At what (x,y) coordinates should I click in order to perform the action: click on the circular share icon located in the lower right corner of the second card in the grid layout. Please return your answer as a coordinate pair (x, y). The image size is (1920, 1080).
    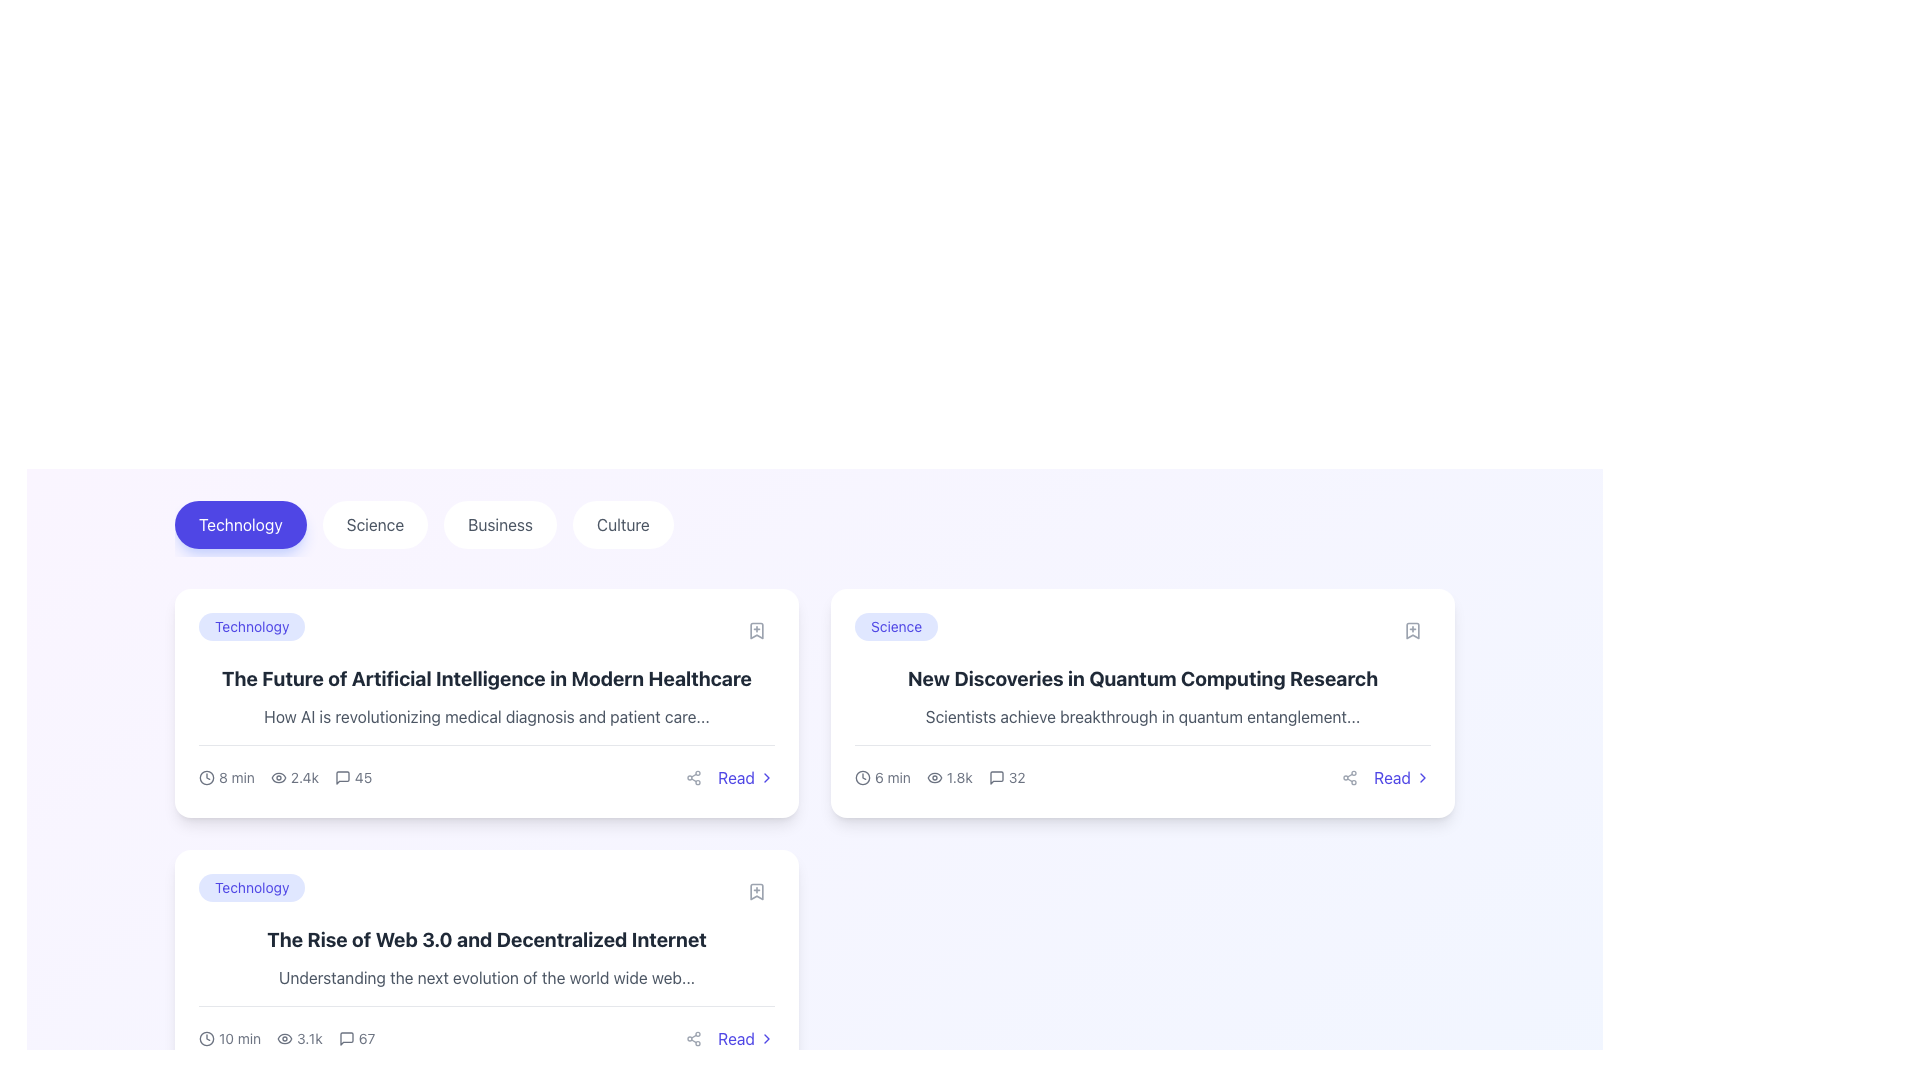
    Looking at the image, I should click on (694, 1037).